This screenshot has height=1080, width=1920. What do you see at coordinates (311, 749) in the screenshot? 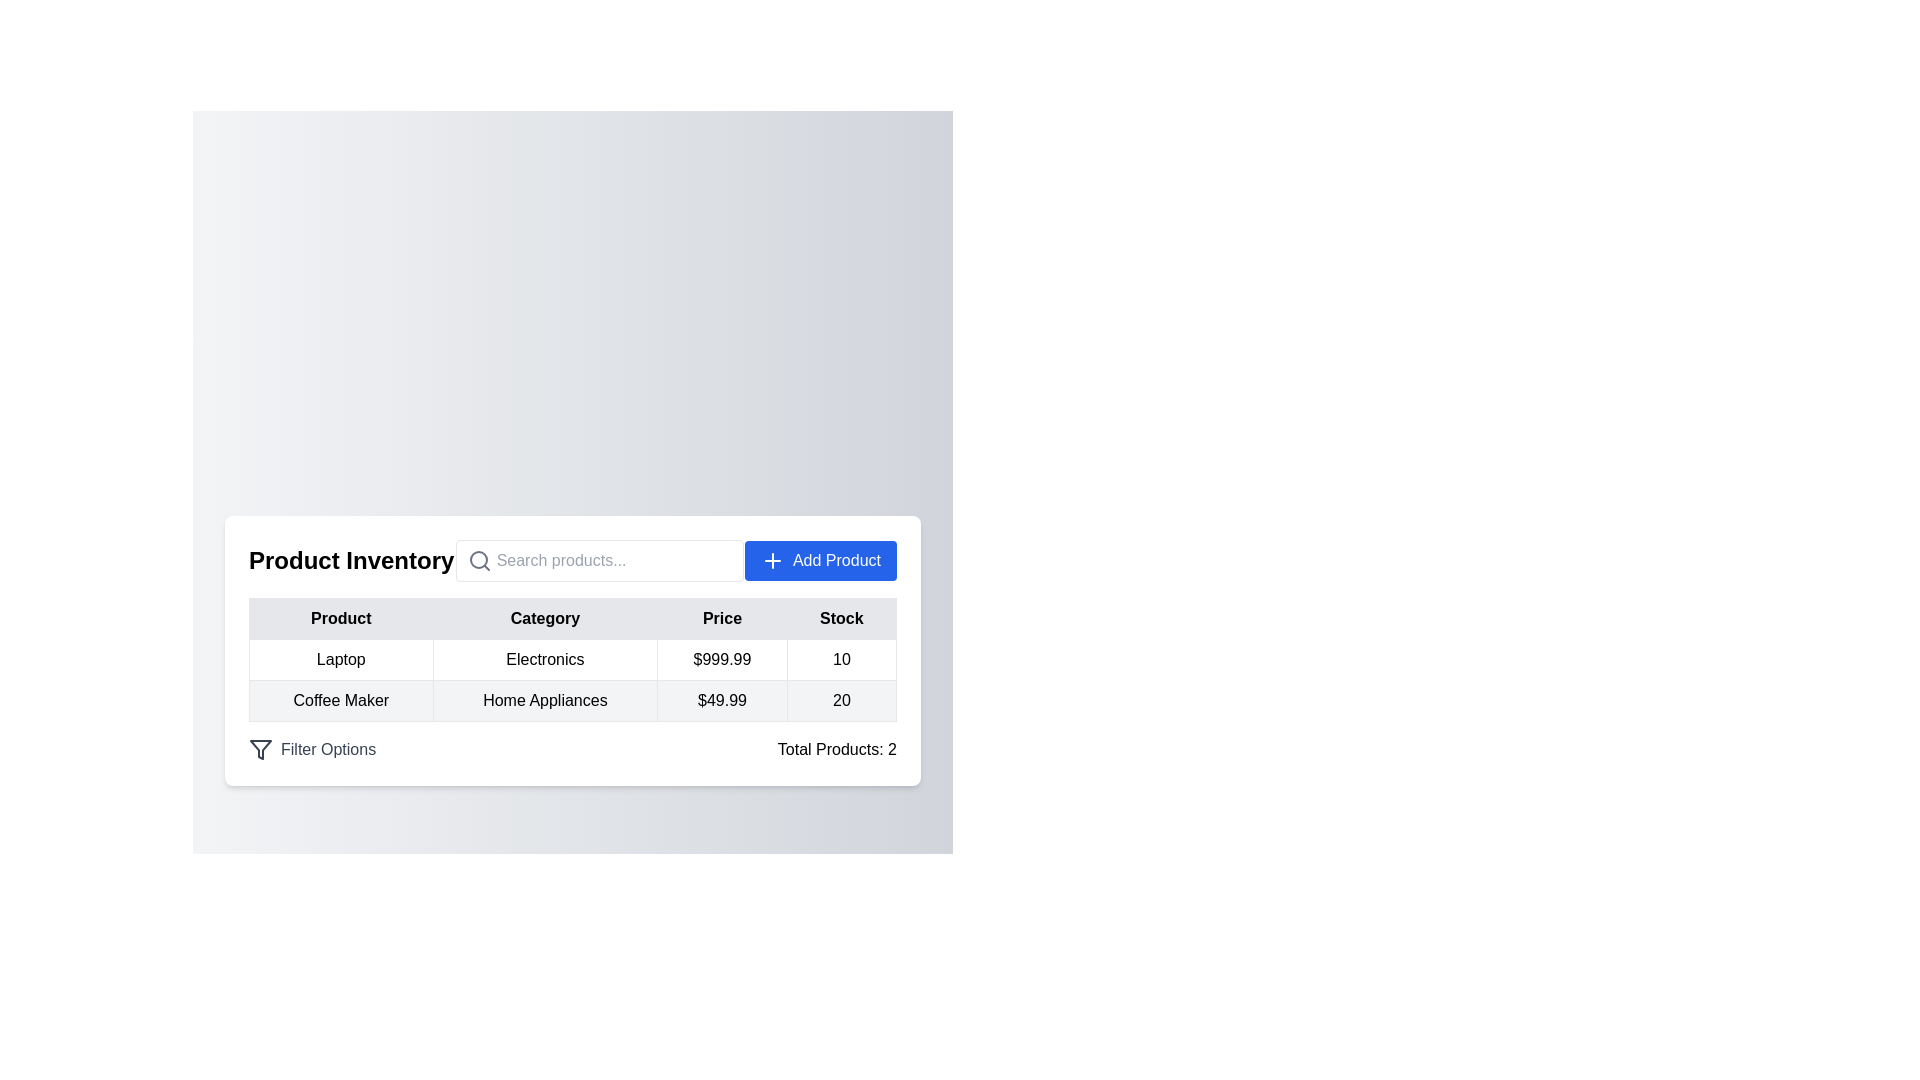
I see `the 'Filter Options' button, which is located in the bottom-left corner of the inventory section` at bounding box center [311, 749].